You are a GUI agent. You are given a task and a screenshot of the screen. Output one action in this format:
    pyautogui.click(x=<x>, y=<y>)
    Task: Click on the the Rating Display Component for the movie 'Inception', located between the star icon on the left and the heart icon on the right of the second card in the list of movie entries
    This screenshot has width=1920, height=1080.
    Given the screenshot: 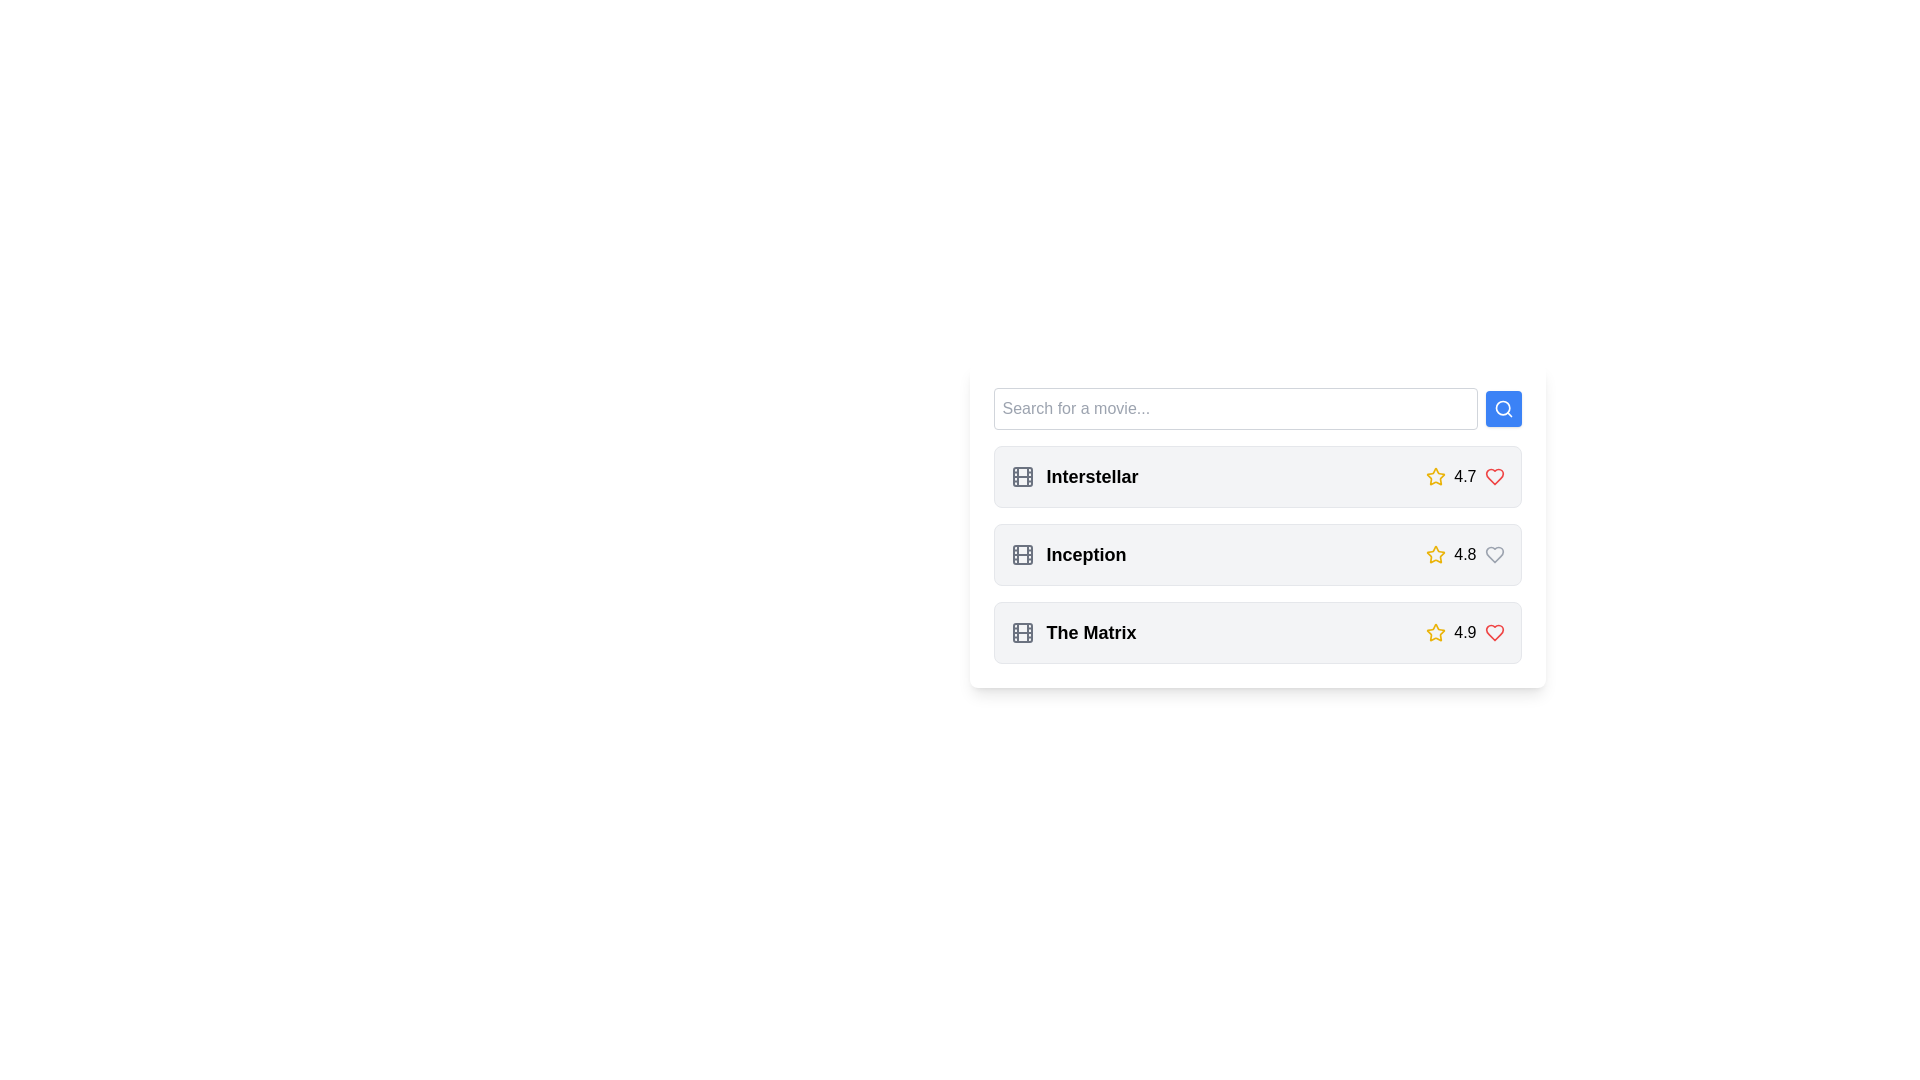 What is the action you would take?
    pyautogui.click(x=1465, y=555)
    